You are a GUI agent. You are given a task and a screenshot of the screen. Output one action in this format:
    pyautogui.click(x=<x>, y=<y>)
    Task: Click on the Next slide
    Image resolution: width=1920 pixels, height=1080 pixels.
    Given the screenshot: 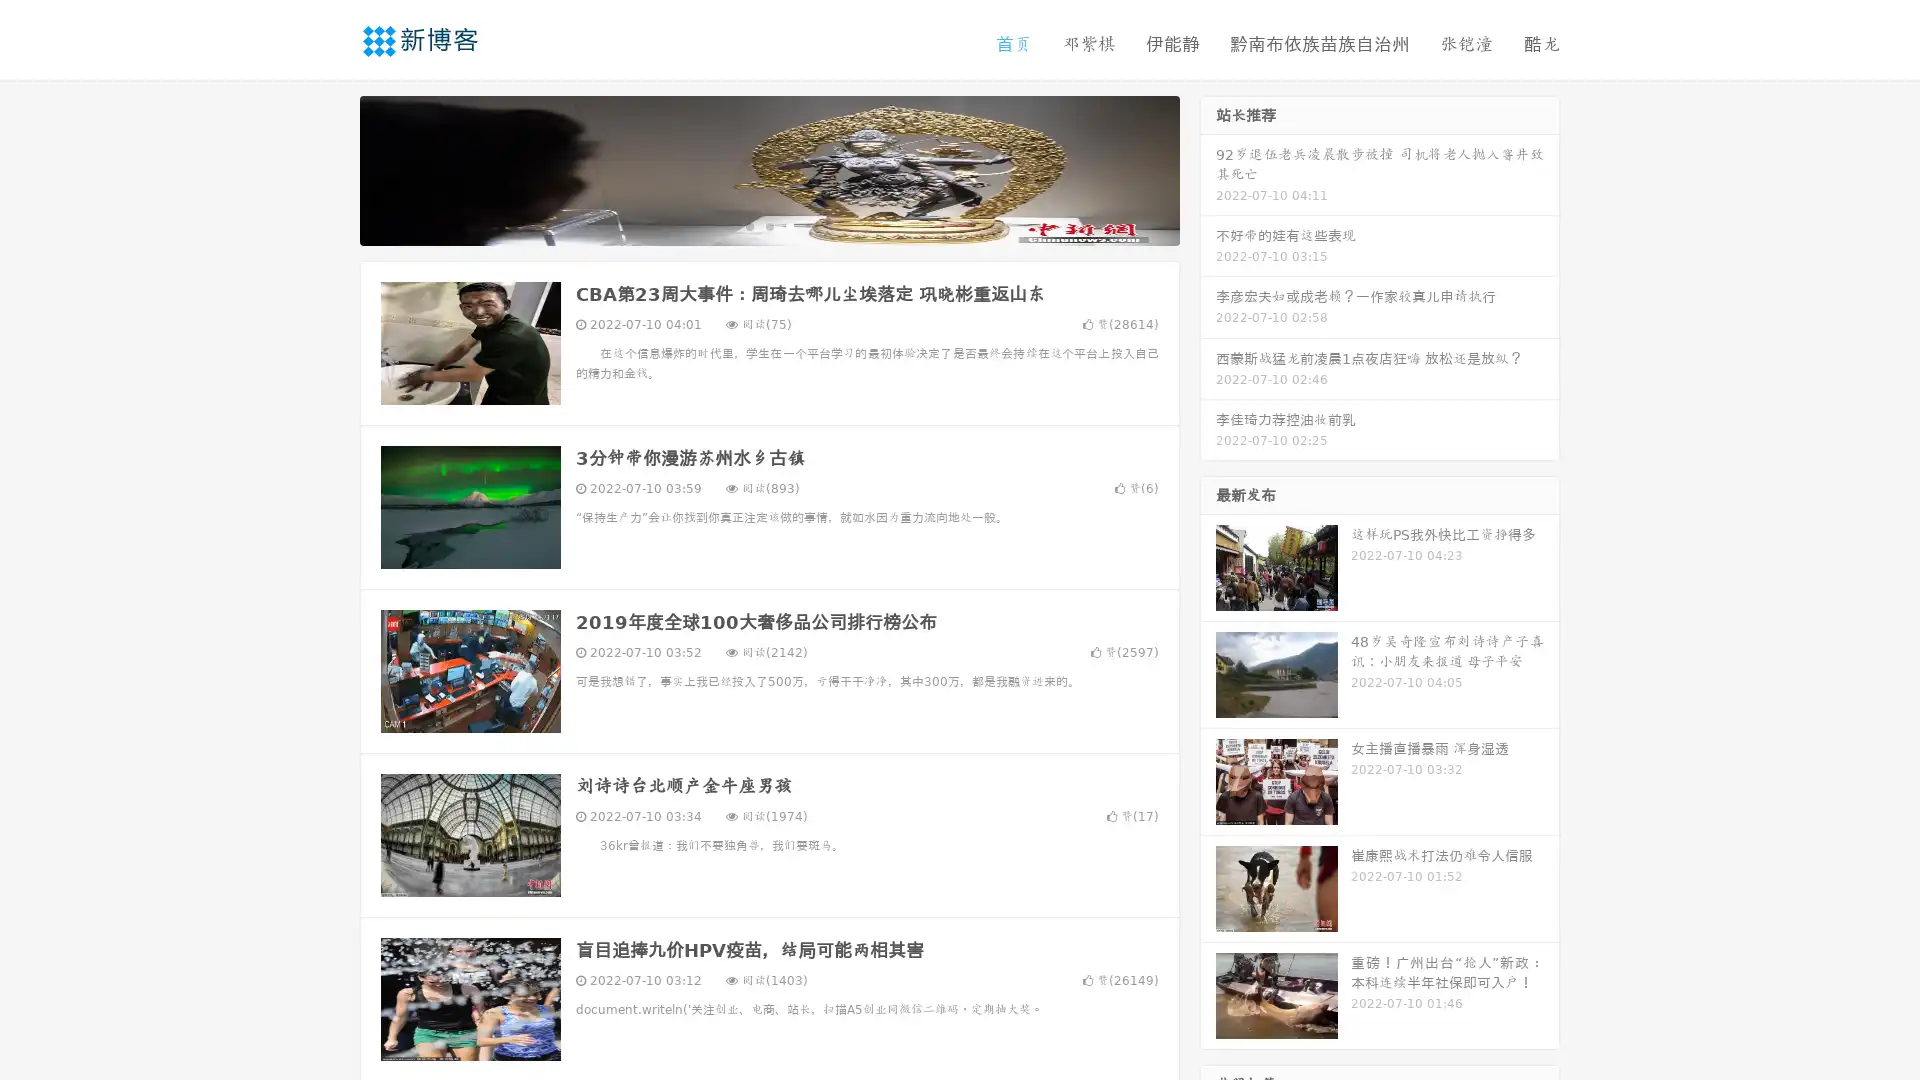 What is the action you would take?
    pyautogui.click(x=1208, y=168)
    